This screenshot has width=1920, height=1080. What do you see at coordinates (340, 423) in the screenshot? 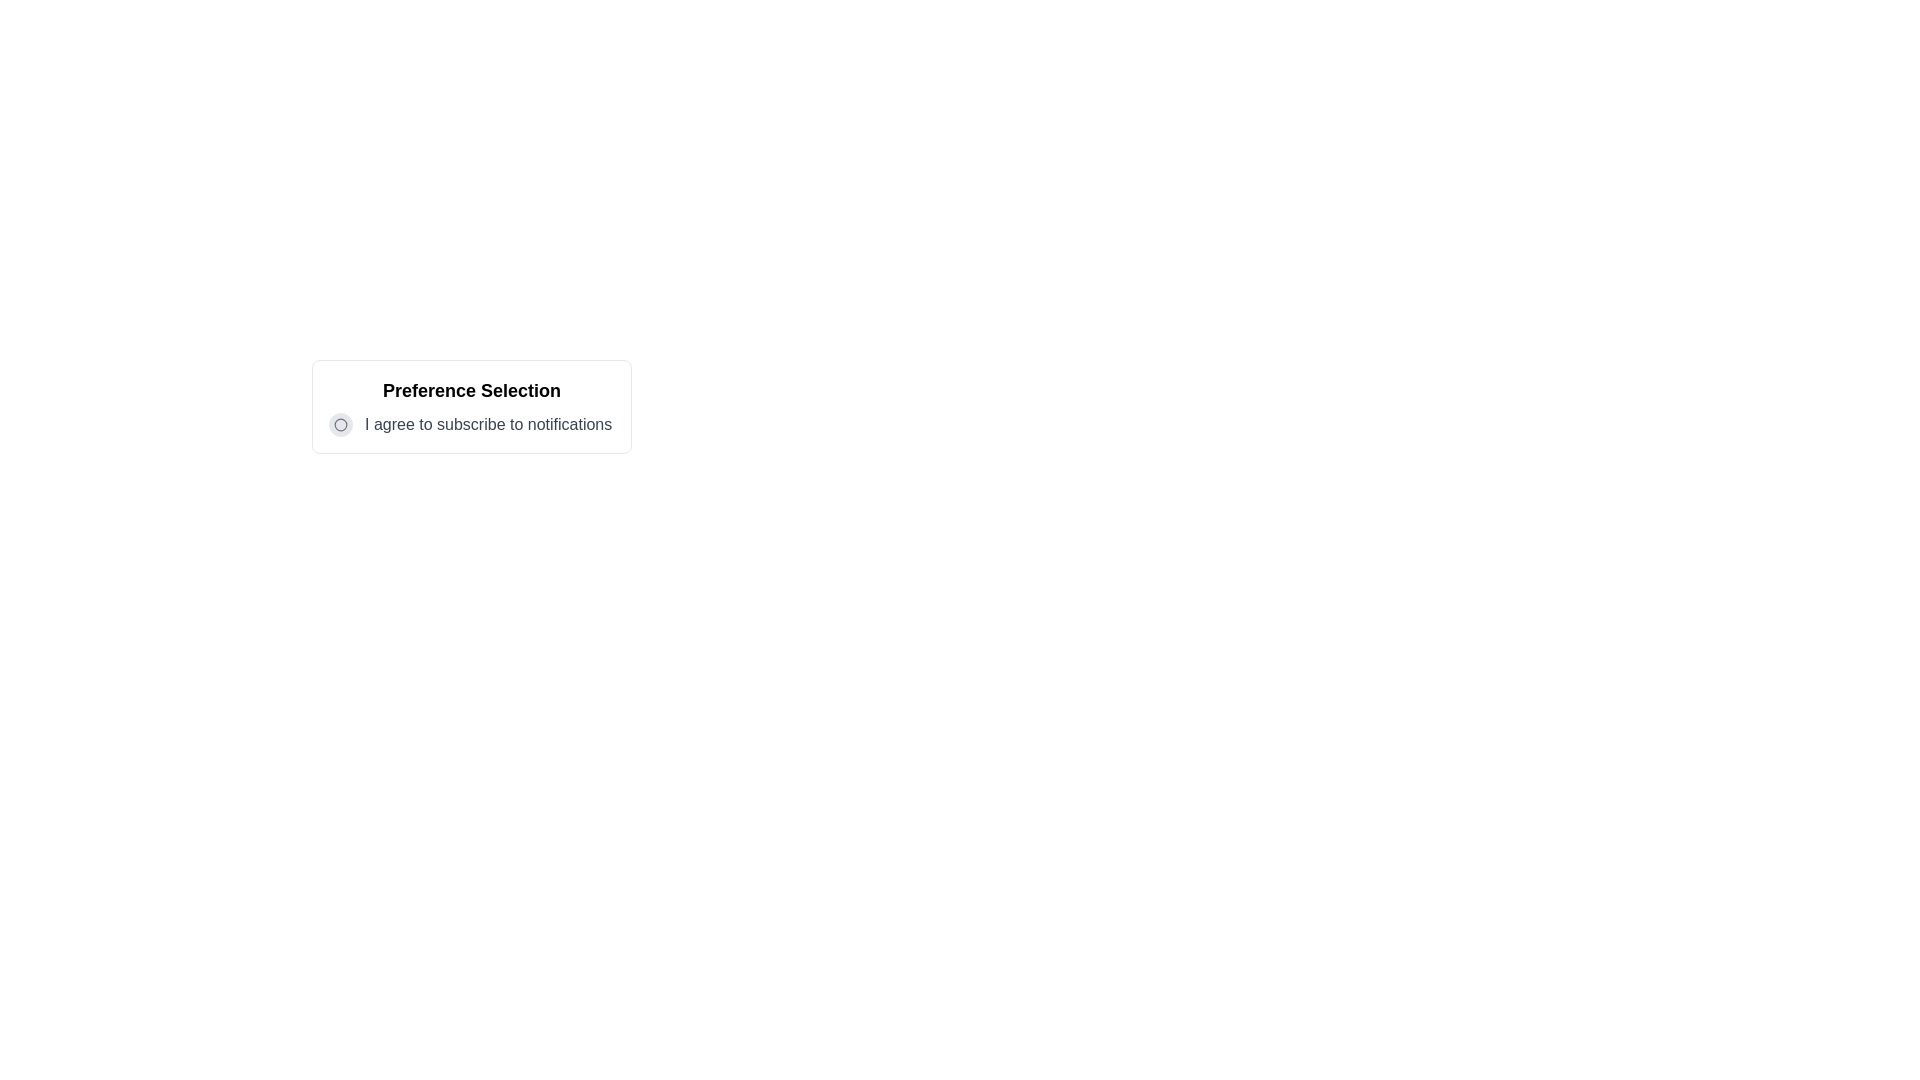
I see `the circular grey icon with a border, which is located to the left of the text 'I agree to subscribe to notifications'` at bounding box center [340, 423].